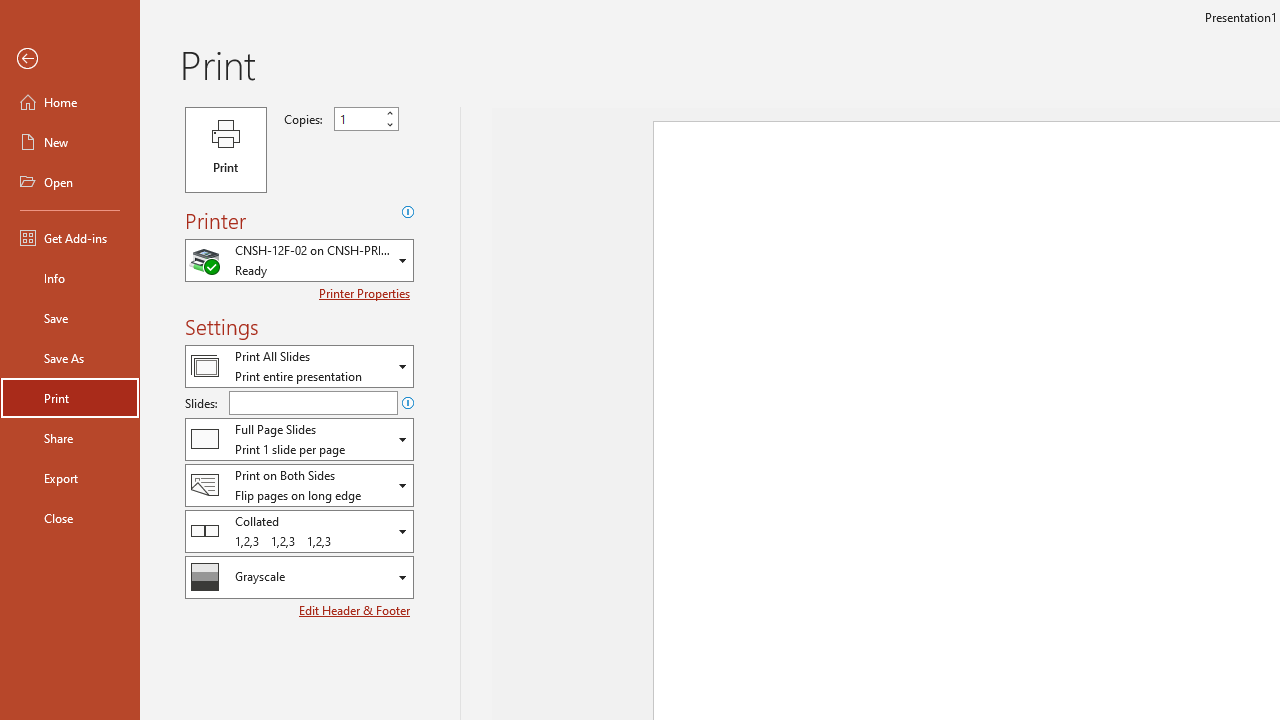  I want to click on 'Info', so click(69, 277).